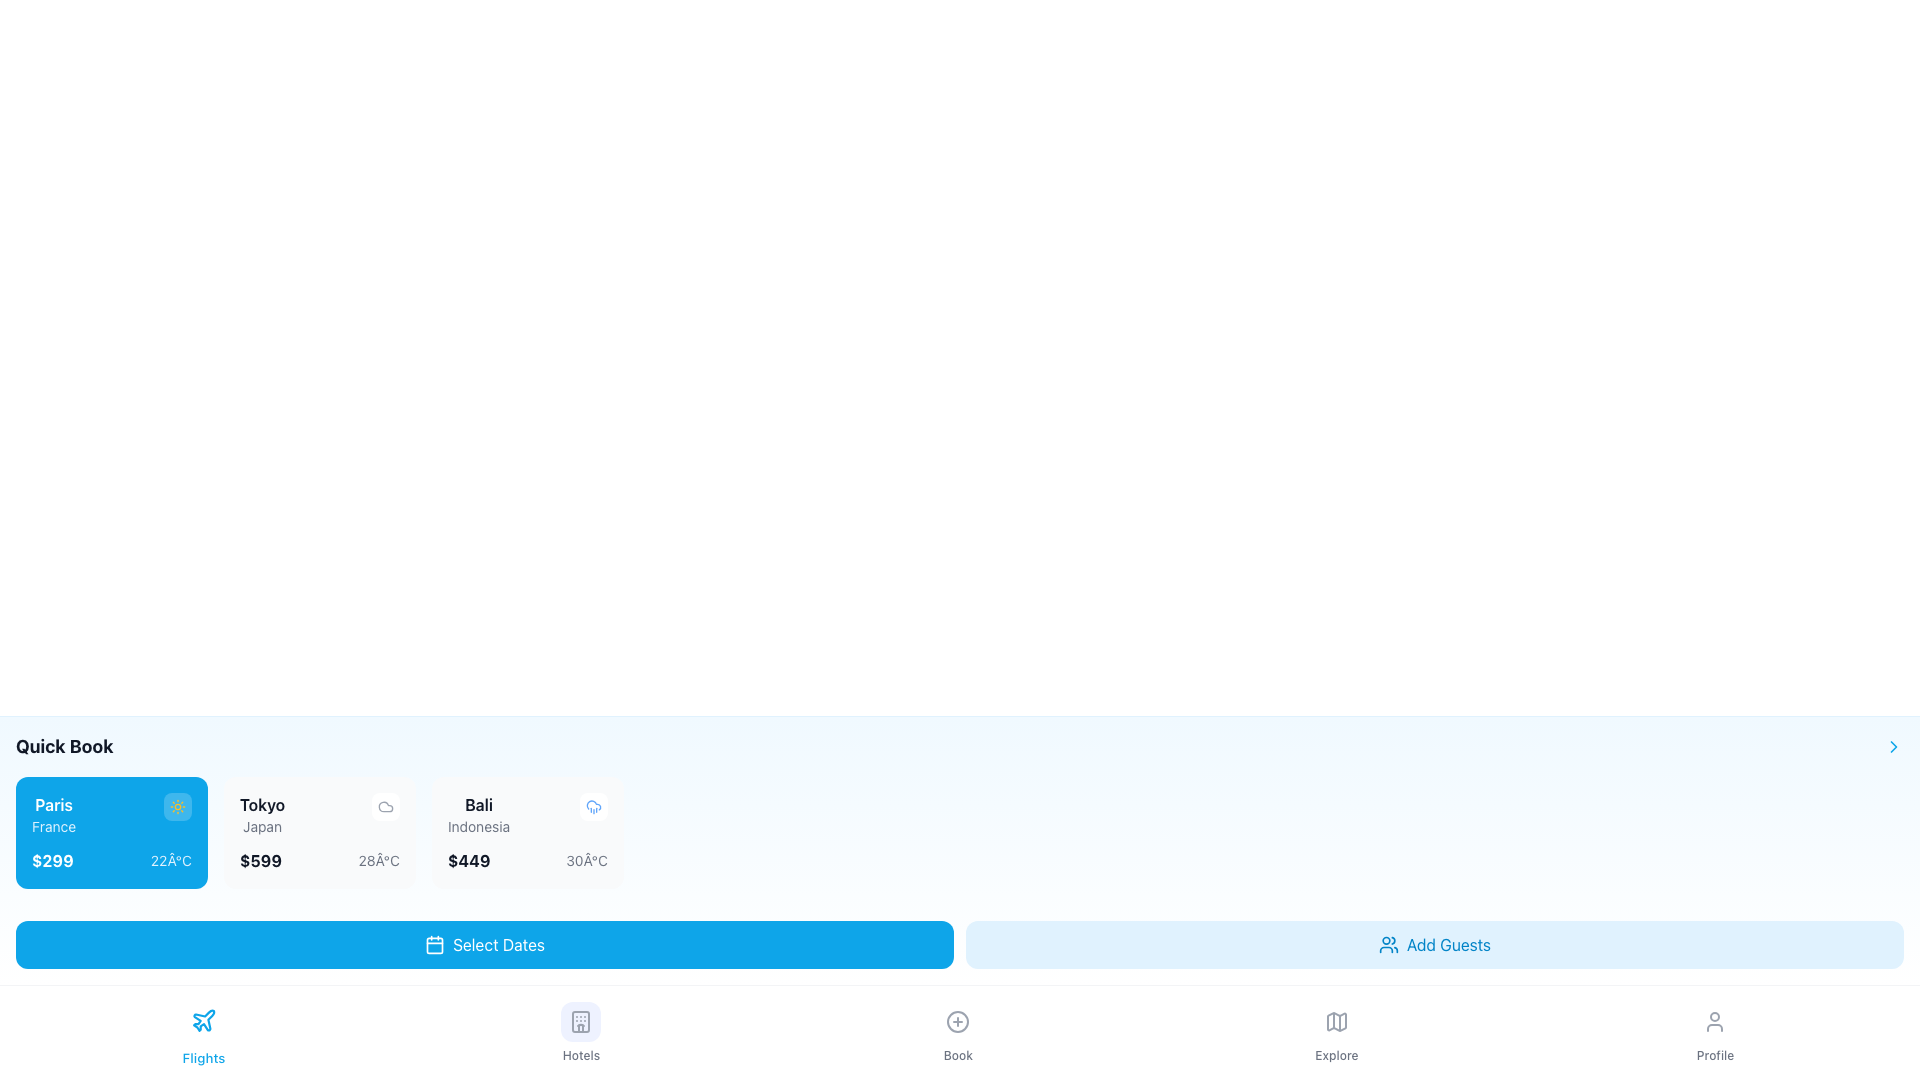  Describe the element at coordinates (1714, 1022) in the screenshot. I see `the Profile Icon button located in the bottom-right corner of the interface, which serves as a link` at that location.